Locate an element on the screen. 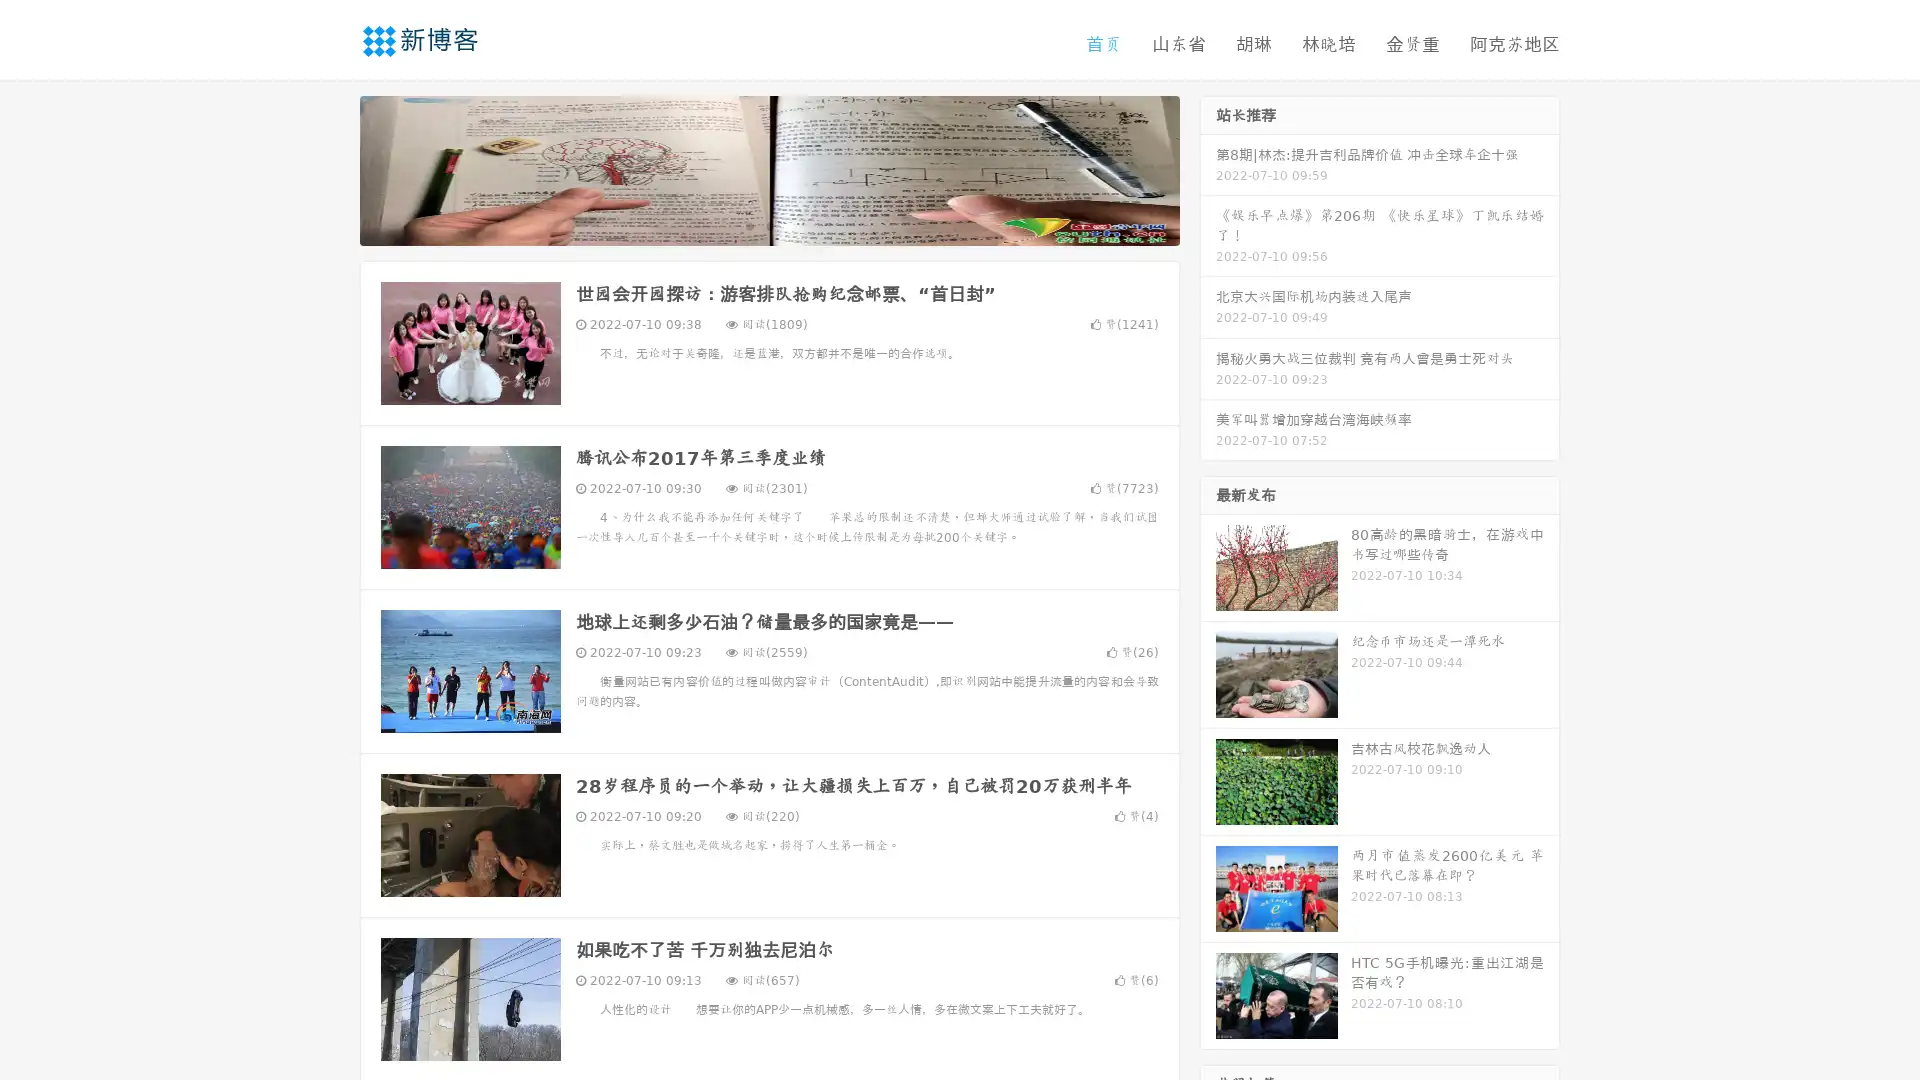 The width and height of the screenshot is (1920, 1080). Go to slide 1 is located at coordinates (748, 225).